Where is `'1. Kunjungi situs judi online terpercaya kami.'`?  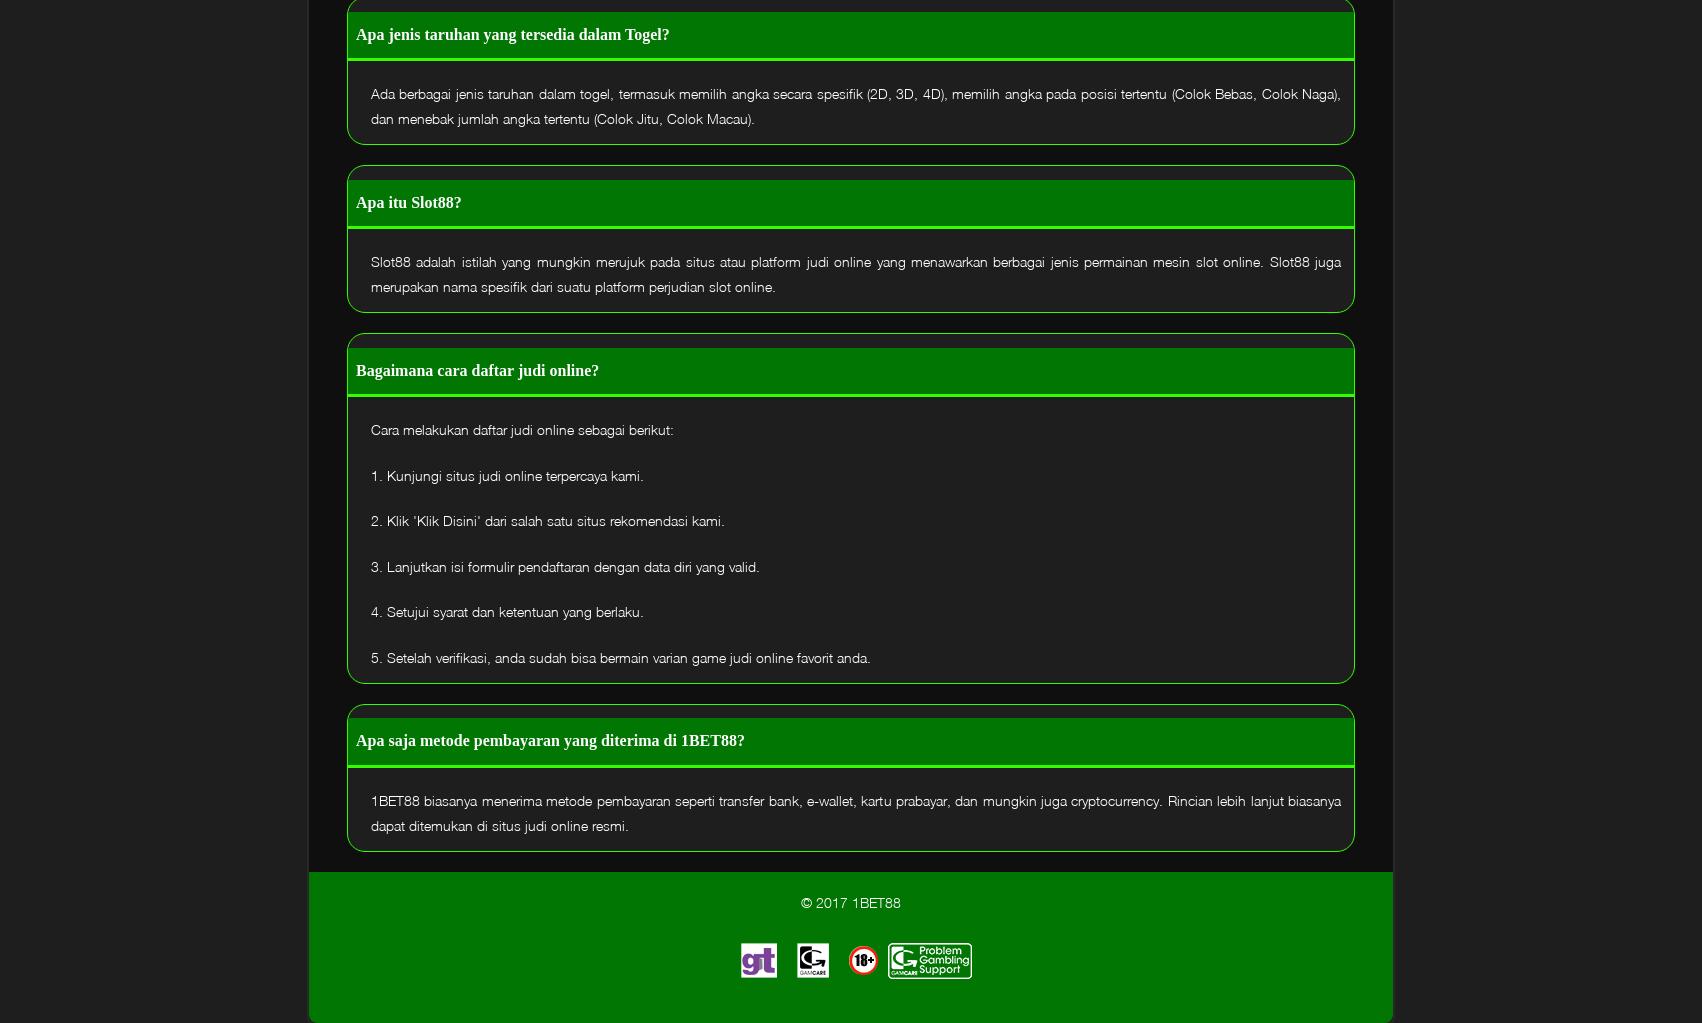
'1. Kunjungi situs judi online terpercaya kami.' is located at coordinates (506, 474).